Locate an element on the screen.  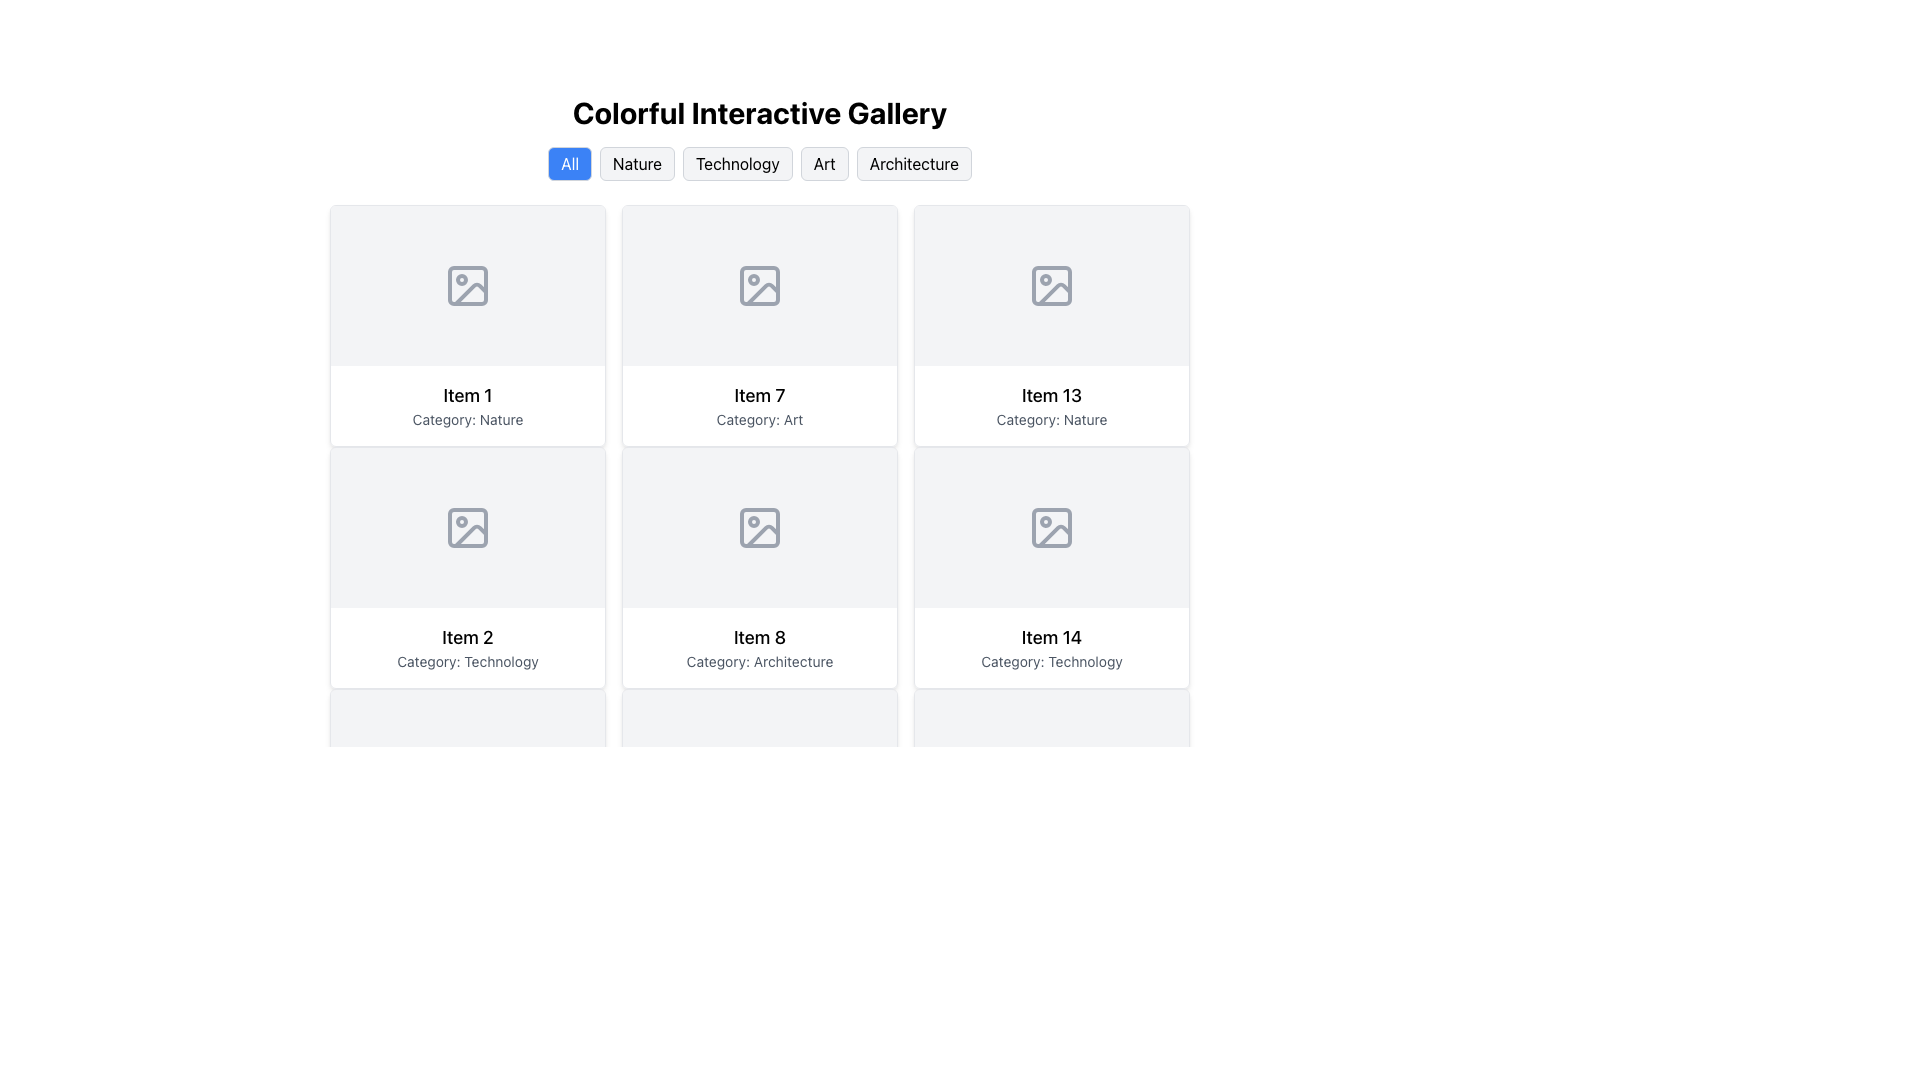
the gray icon resembling an image frame located in the top-left cell of the grid layout, associated with 'Item 1' under the 'Nature' category is located at coordinates (466, 285).